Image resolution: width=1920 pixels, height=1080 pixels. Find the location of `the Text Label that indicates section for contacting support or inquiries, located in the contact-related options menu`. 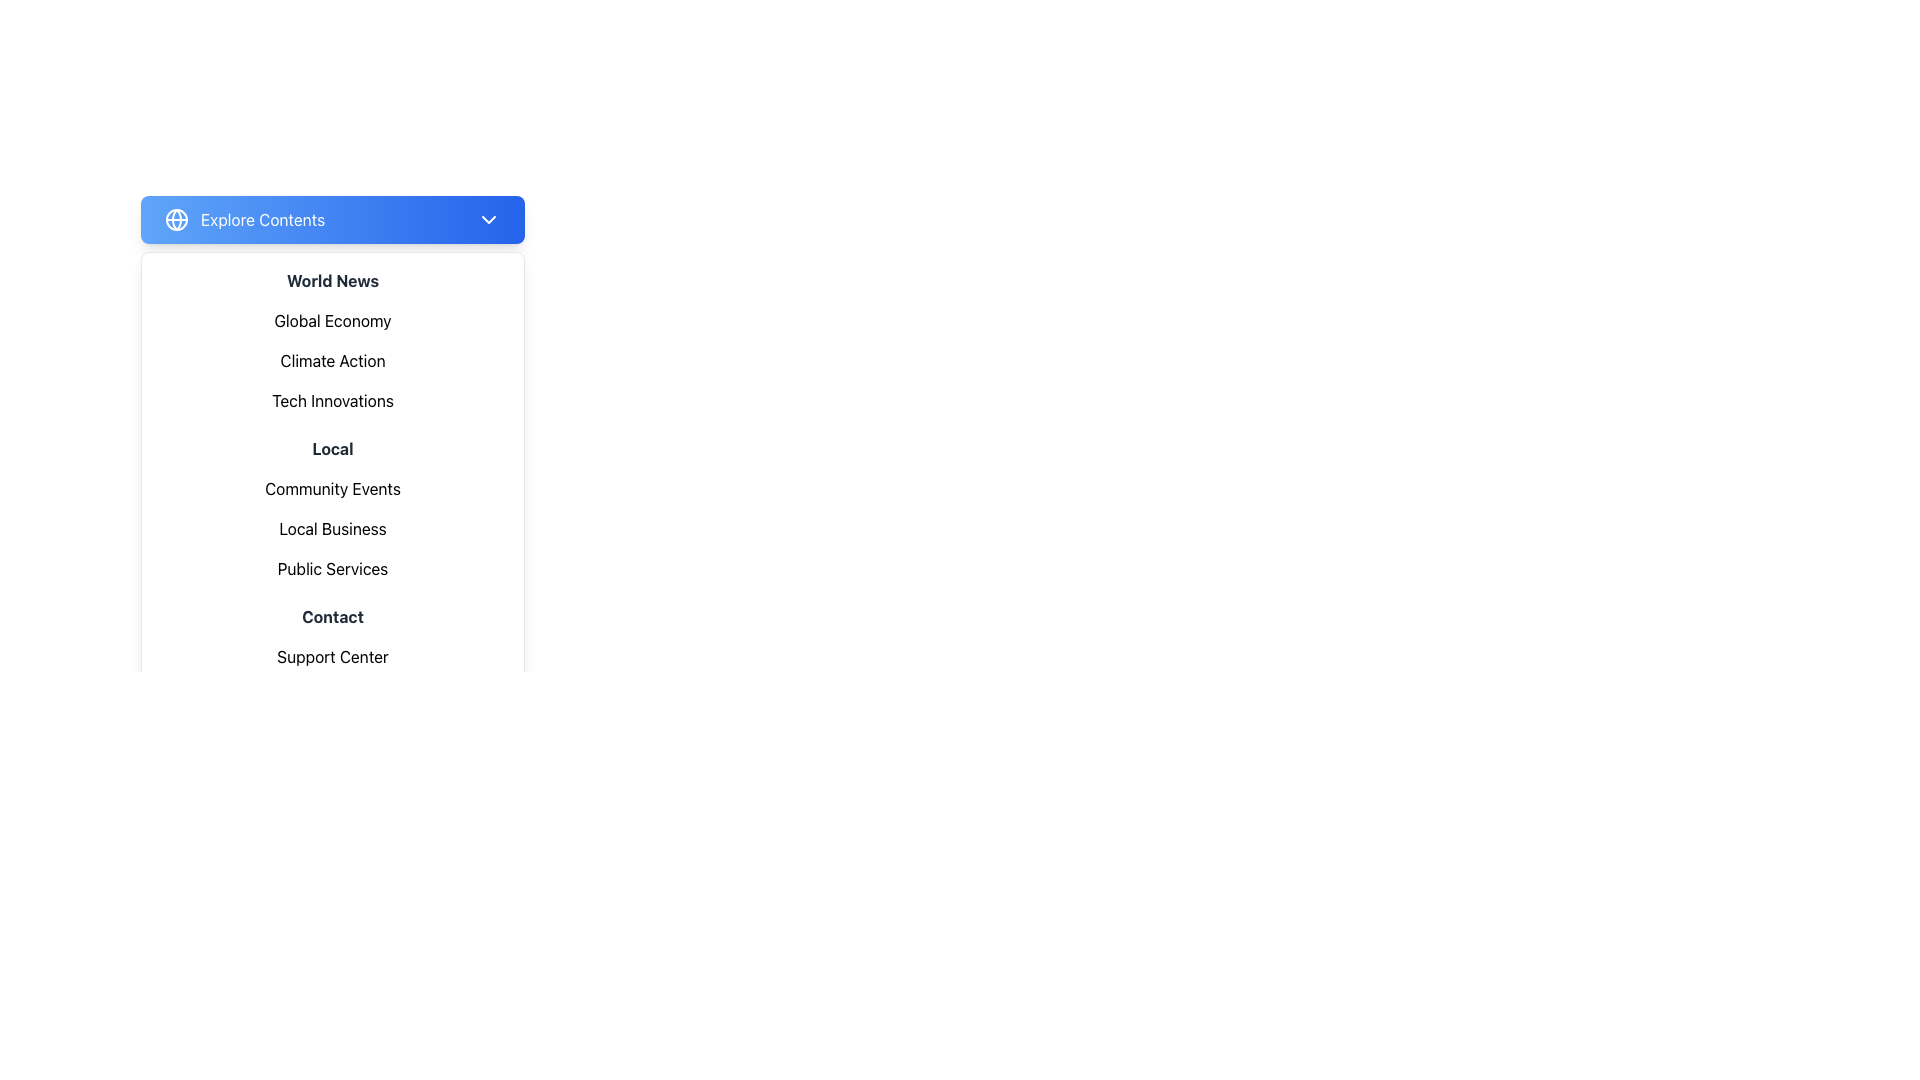

the Text Label that indicates section for contacting support or inquiries, located in the contact-related options menu is located at coordinates (332, 616).